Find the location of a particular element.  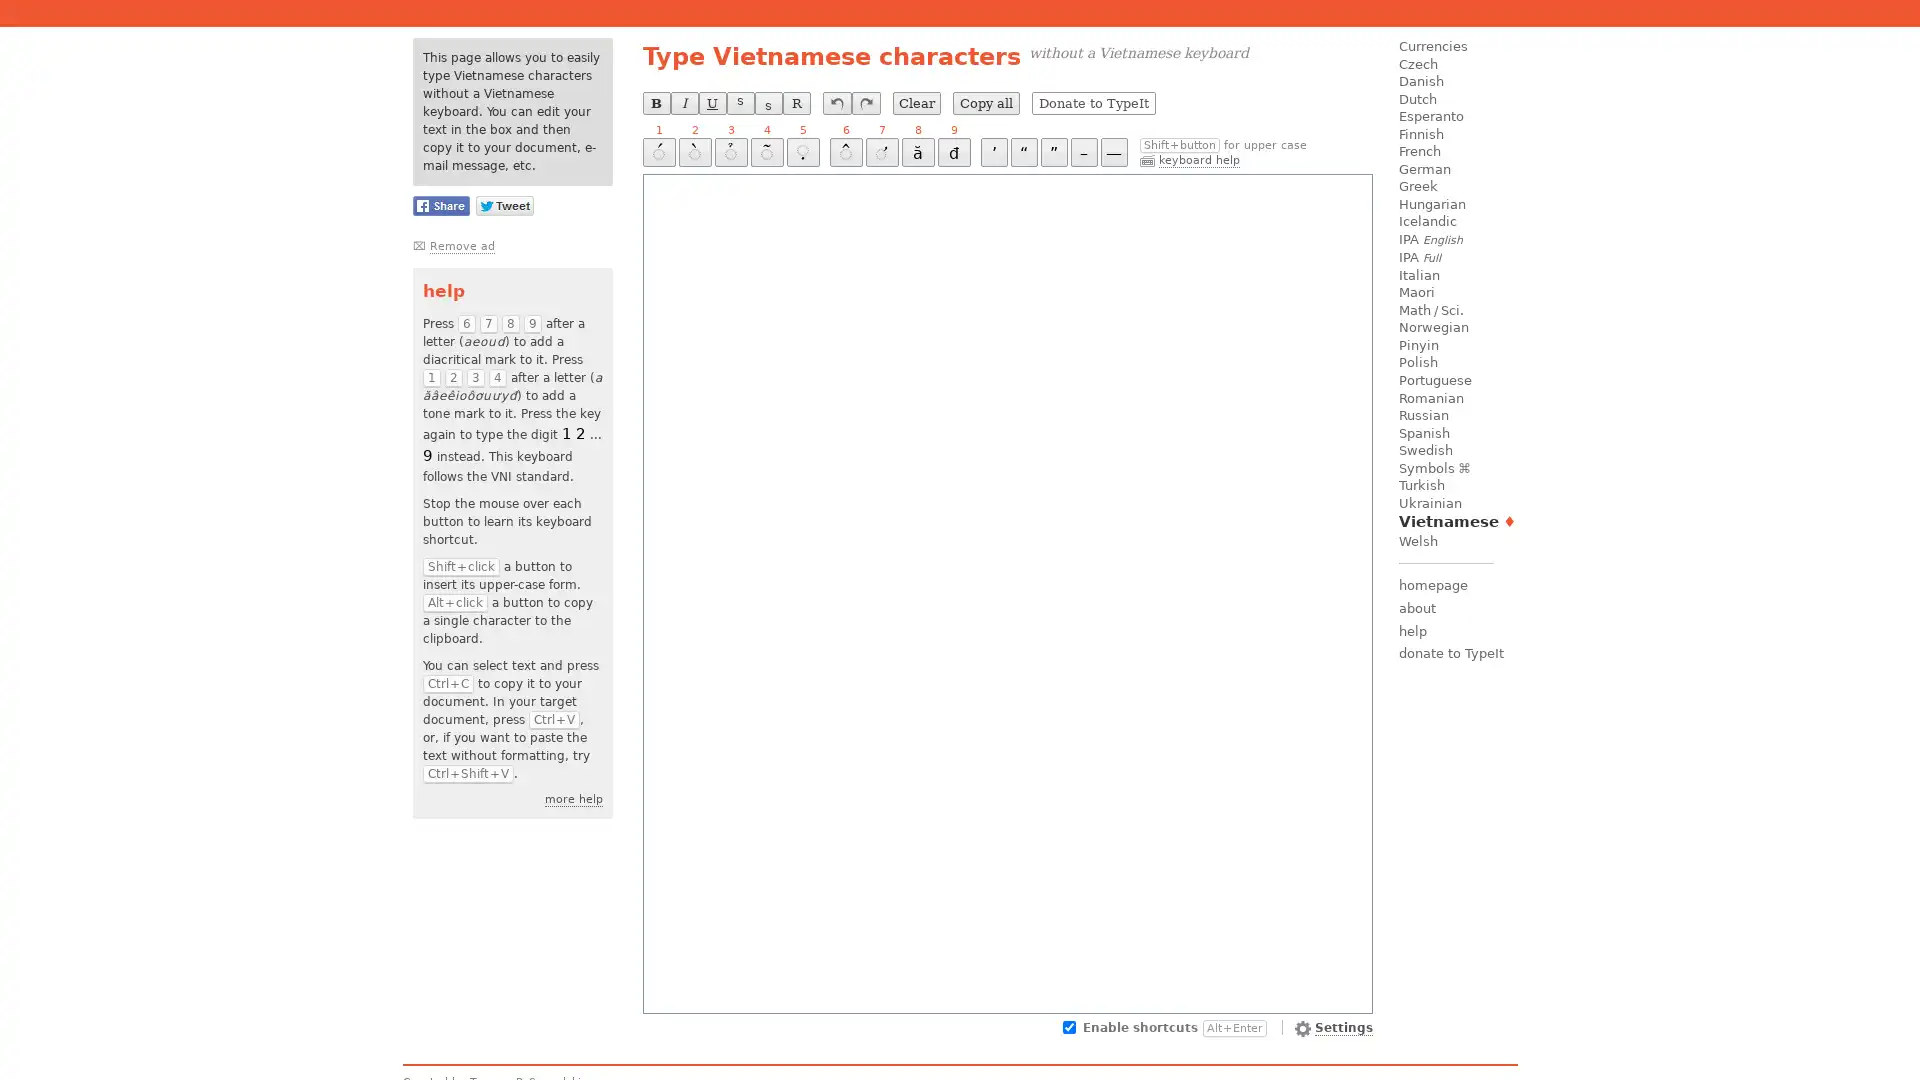

4 is located at coordinates (765, 151).